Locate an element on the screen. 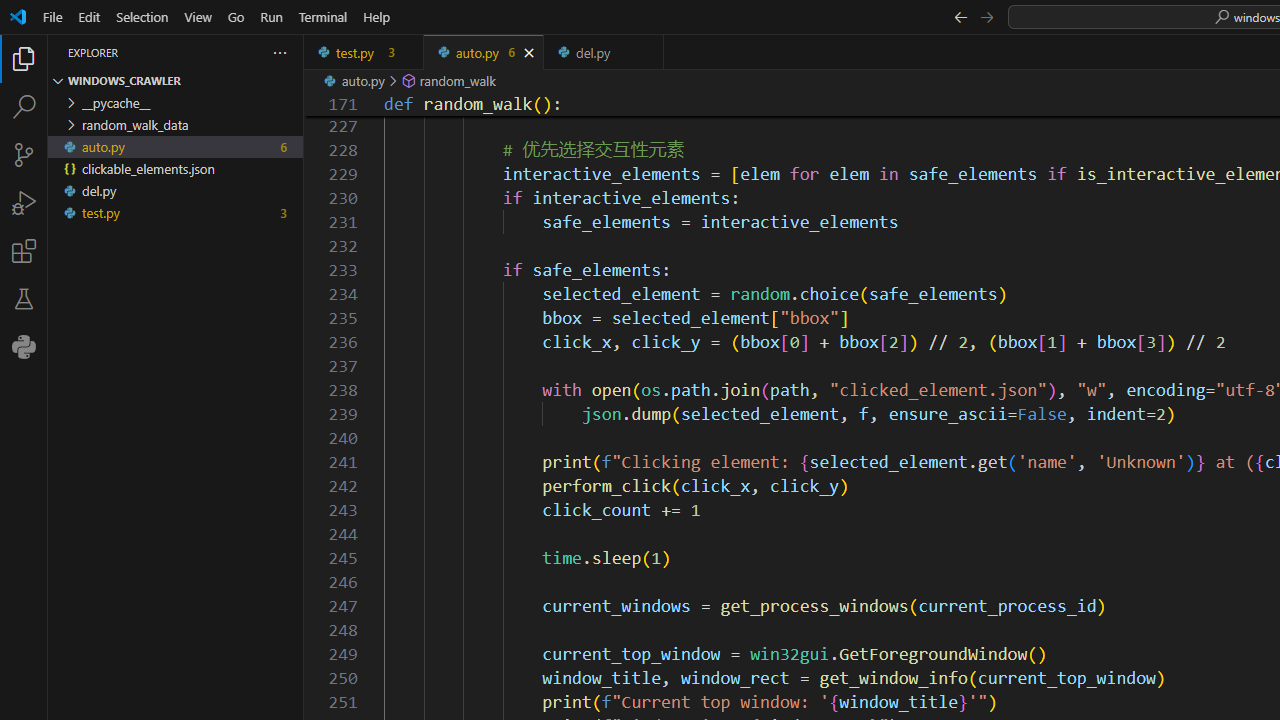  'Python' is located at coordinates (24, 346).